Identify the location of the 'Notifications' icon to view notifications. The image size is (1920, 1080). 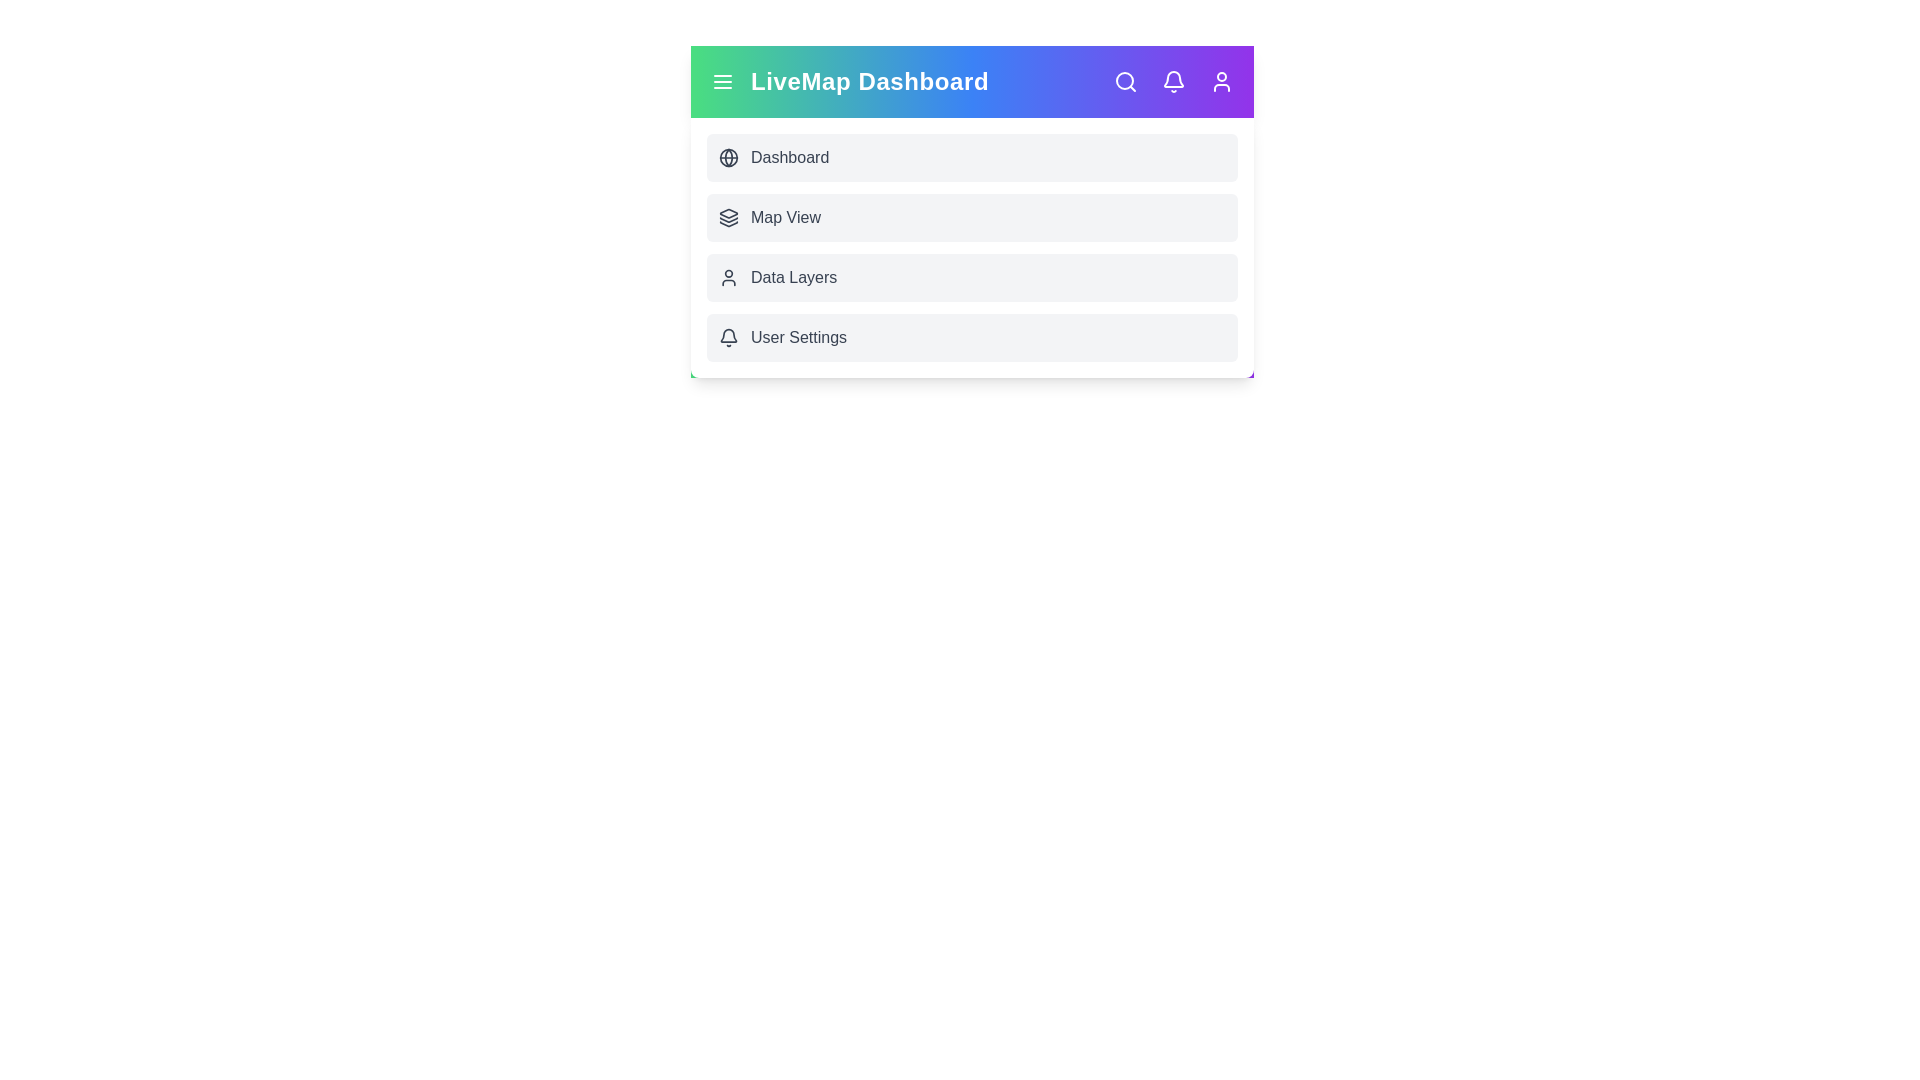
(1174, 80).